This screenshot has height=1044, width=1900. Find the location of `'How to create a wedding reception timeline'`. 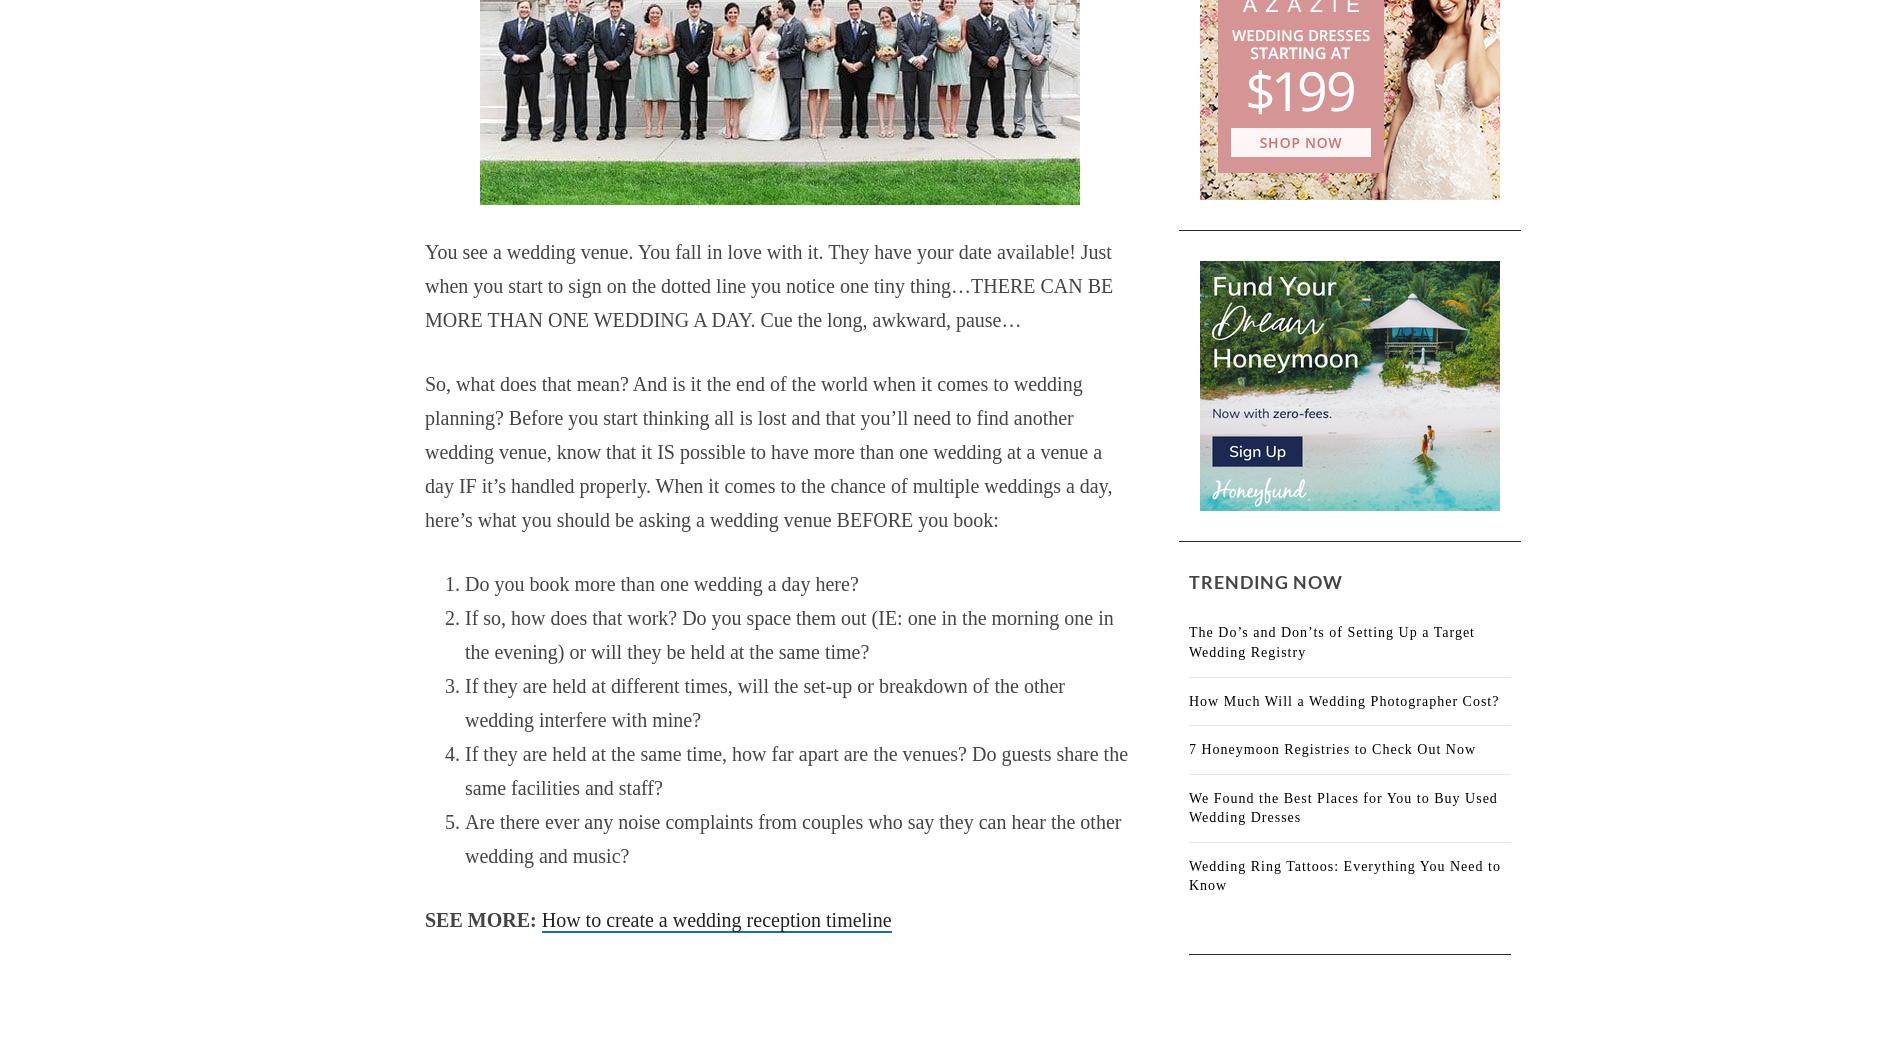

'How to create a wedding reception timeline' is located at coordinates (714, 918).